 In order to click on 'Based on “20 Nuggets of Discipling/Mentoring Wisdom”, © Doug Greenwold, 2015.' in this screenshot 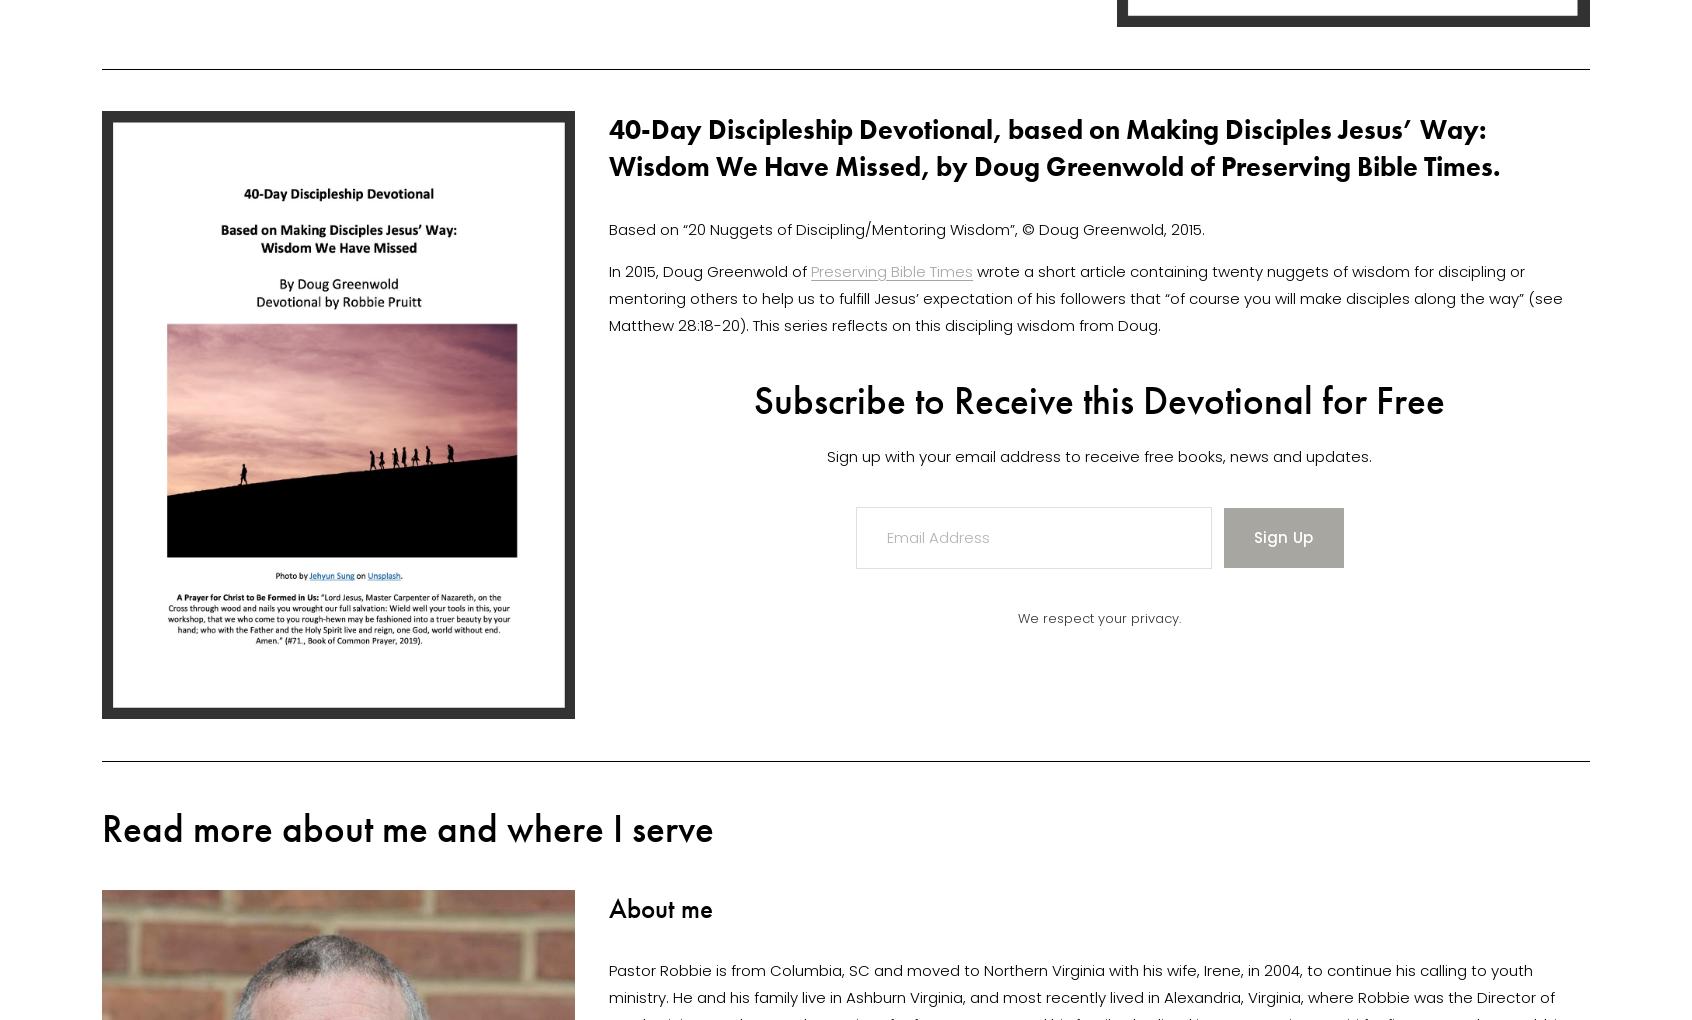, I will do `click(907, 228)`.